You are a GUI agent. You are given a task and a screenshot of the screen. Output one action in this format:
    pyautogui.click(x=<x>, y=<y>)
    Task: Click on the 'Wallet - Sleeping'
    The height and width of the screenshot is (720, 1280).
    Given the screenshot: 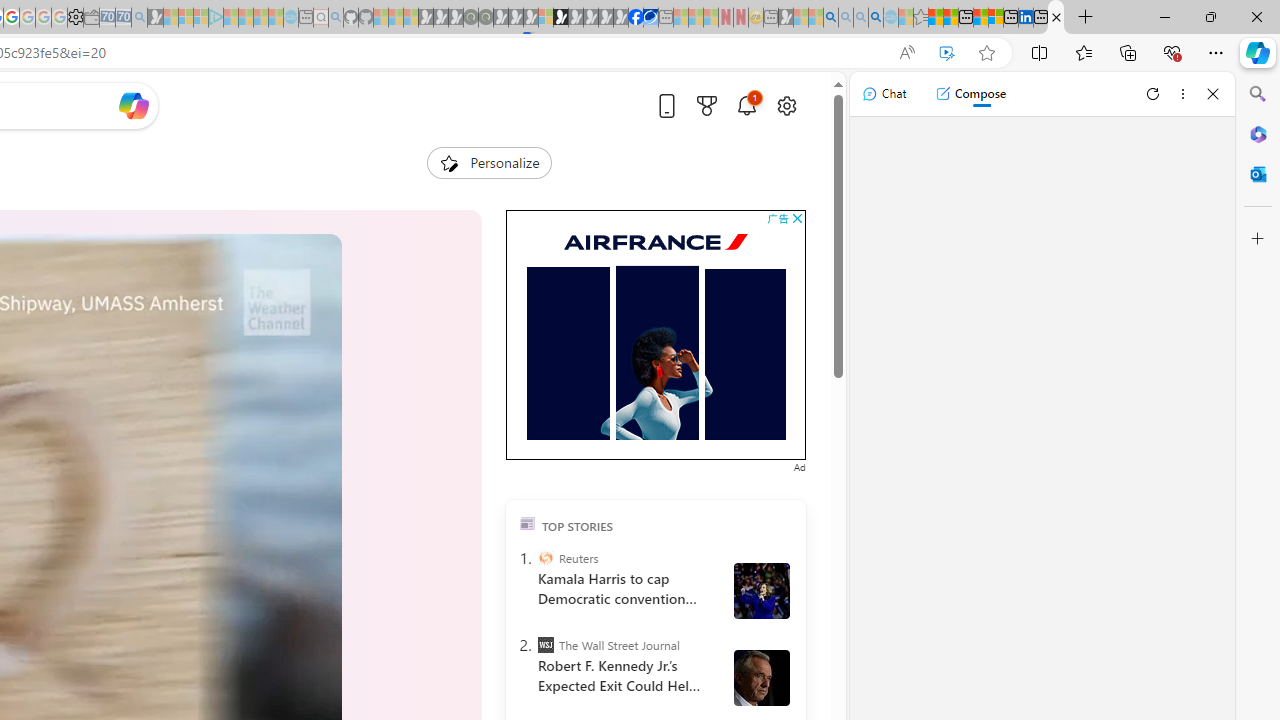 What is the action you would take?
    pyautogui.click(x=90, y=17)
    